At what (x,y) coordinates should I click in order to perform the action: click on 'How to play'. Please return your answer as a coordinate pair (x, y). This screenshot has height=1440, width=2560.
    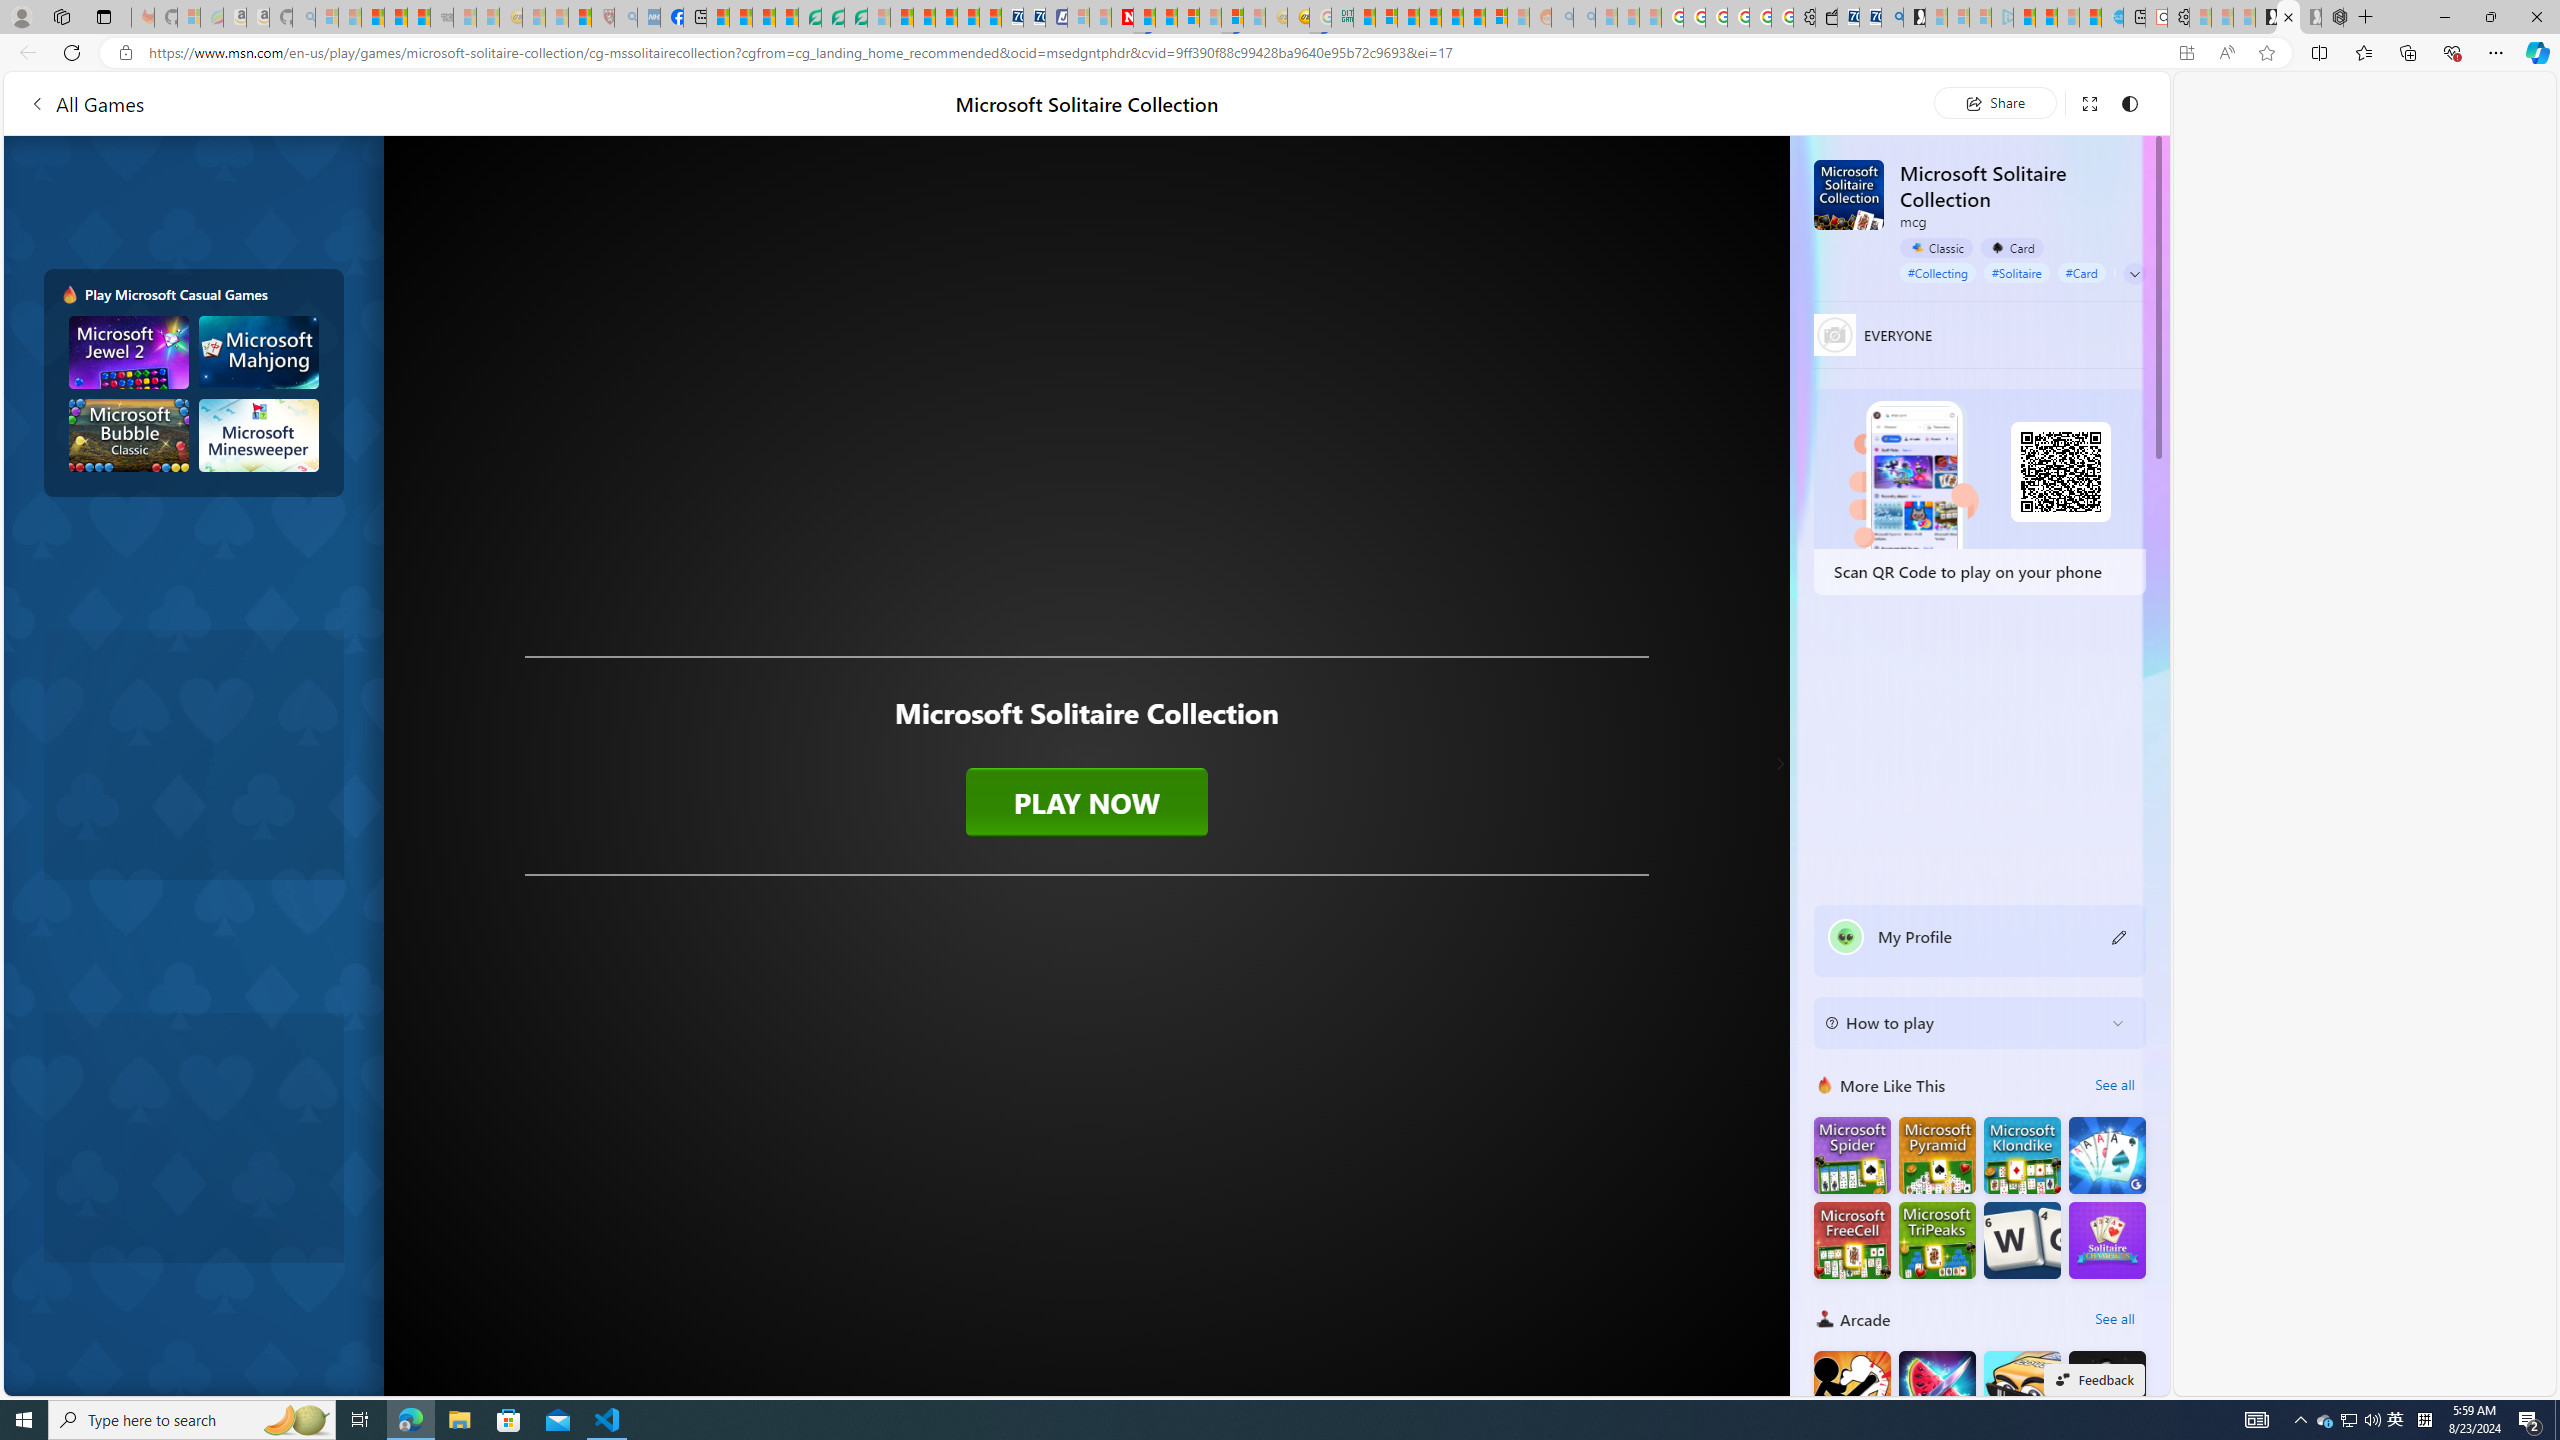
    Looking at the image, I should click on (1962, 1022).